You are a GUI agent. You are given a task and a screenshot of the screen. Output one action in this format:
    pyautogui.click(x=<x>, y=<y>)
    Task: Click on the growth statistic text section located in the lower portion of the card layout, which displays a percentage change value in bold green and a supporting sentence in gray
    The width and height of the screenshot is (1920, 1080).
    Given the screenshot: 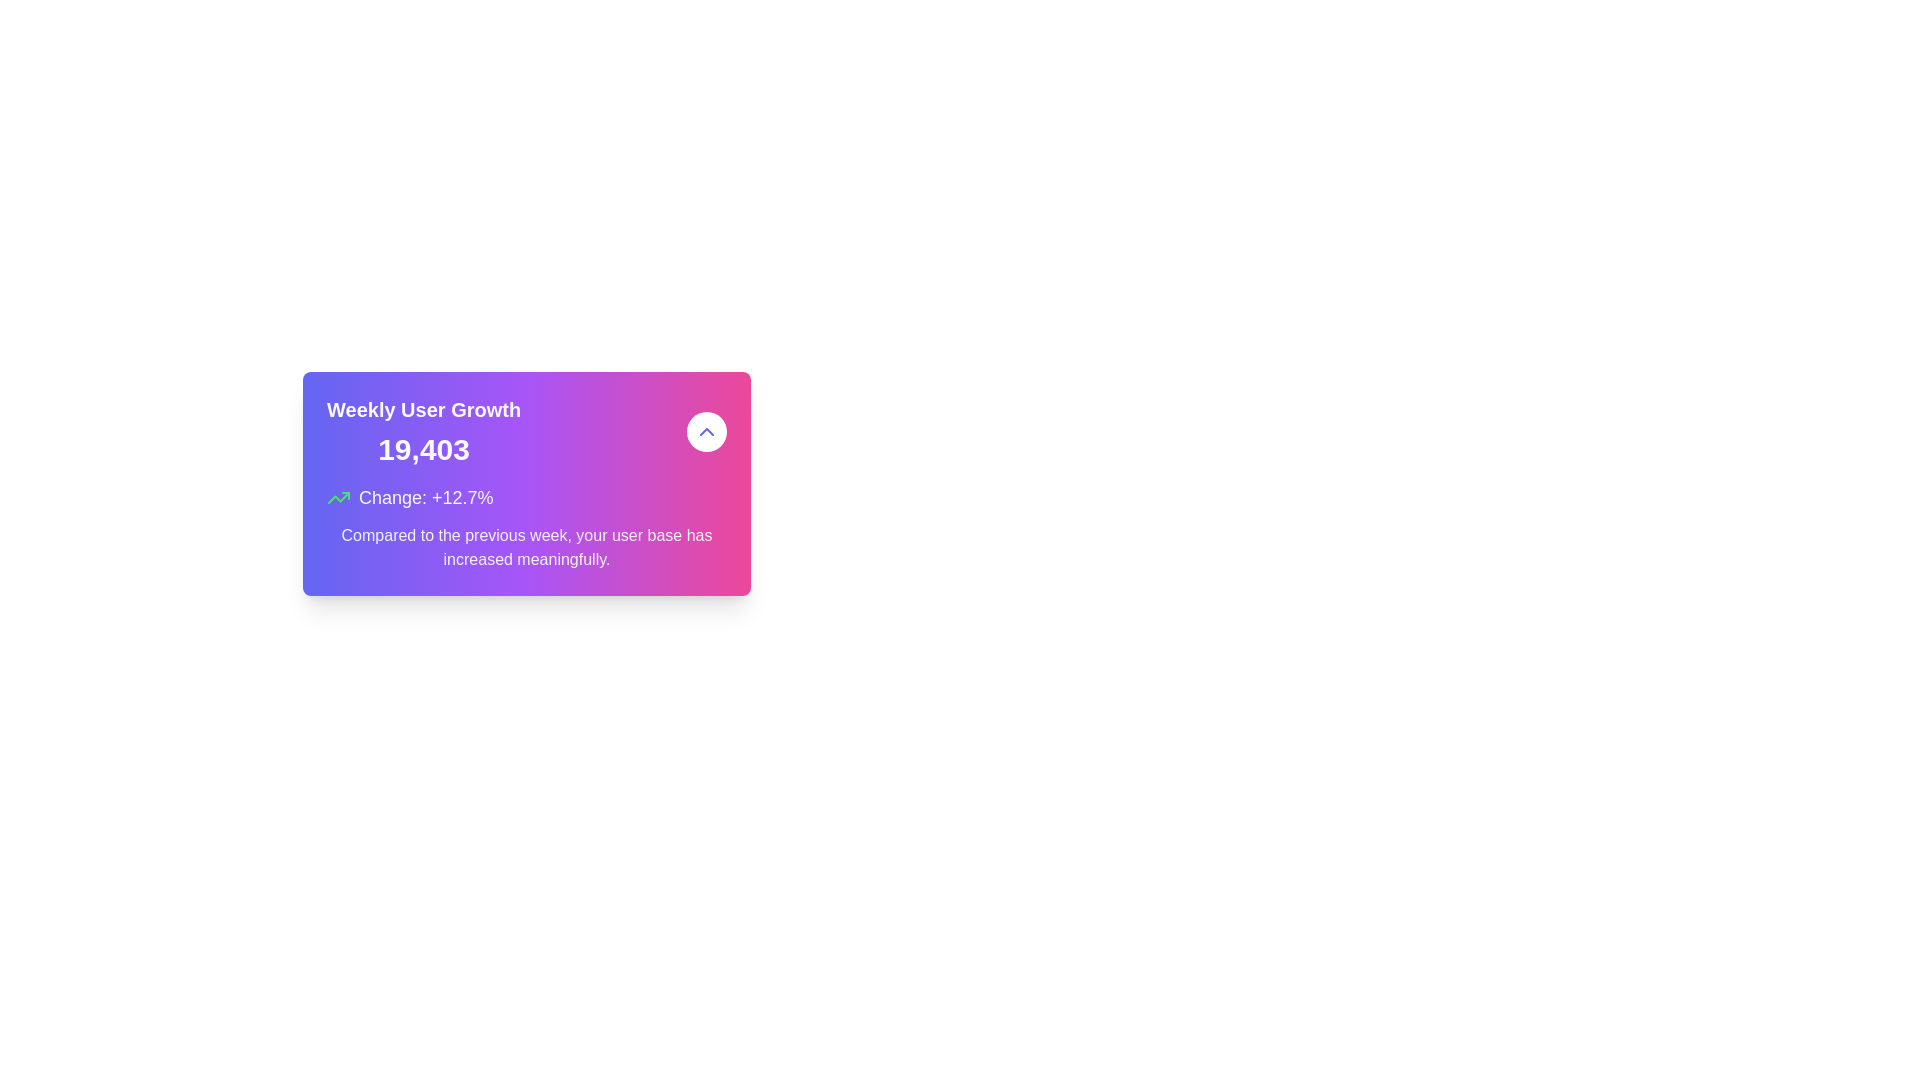 What is the action you would take?
    pyautogui.click(x=527, y=527)
    